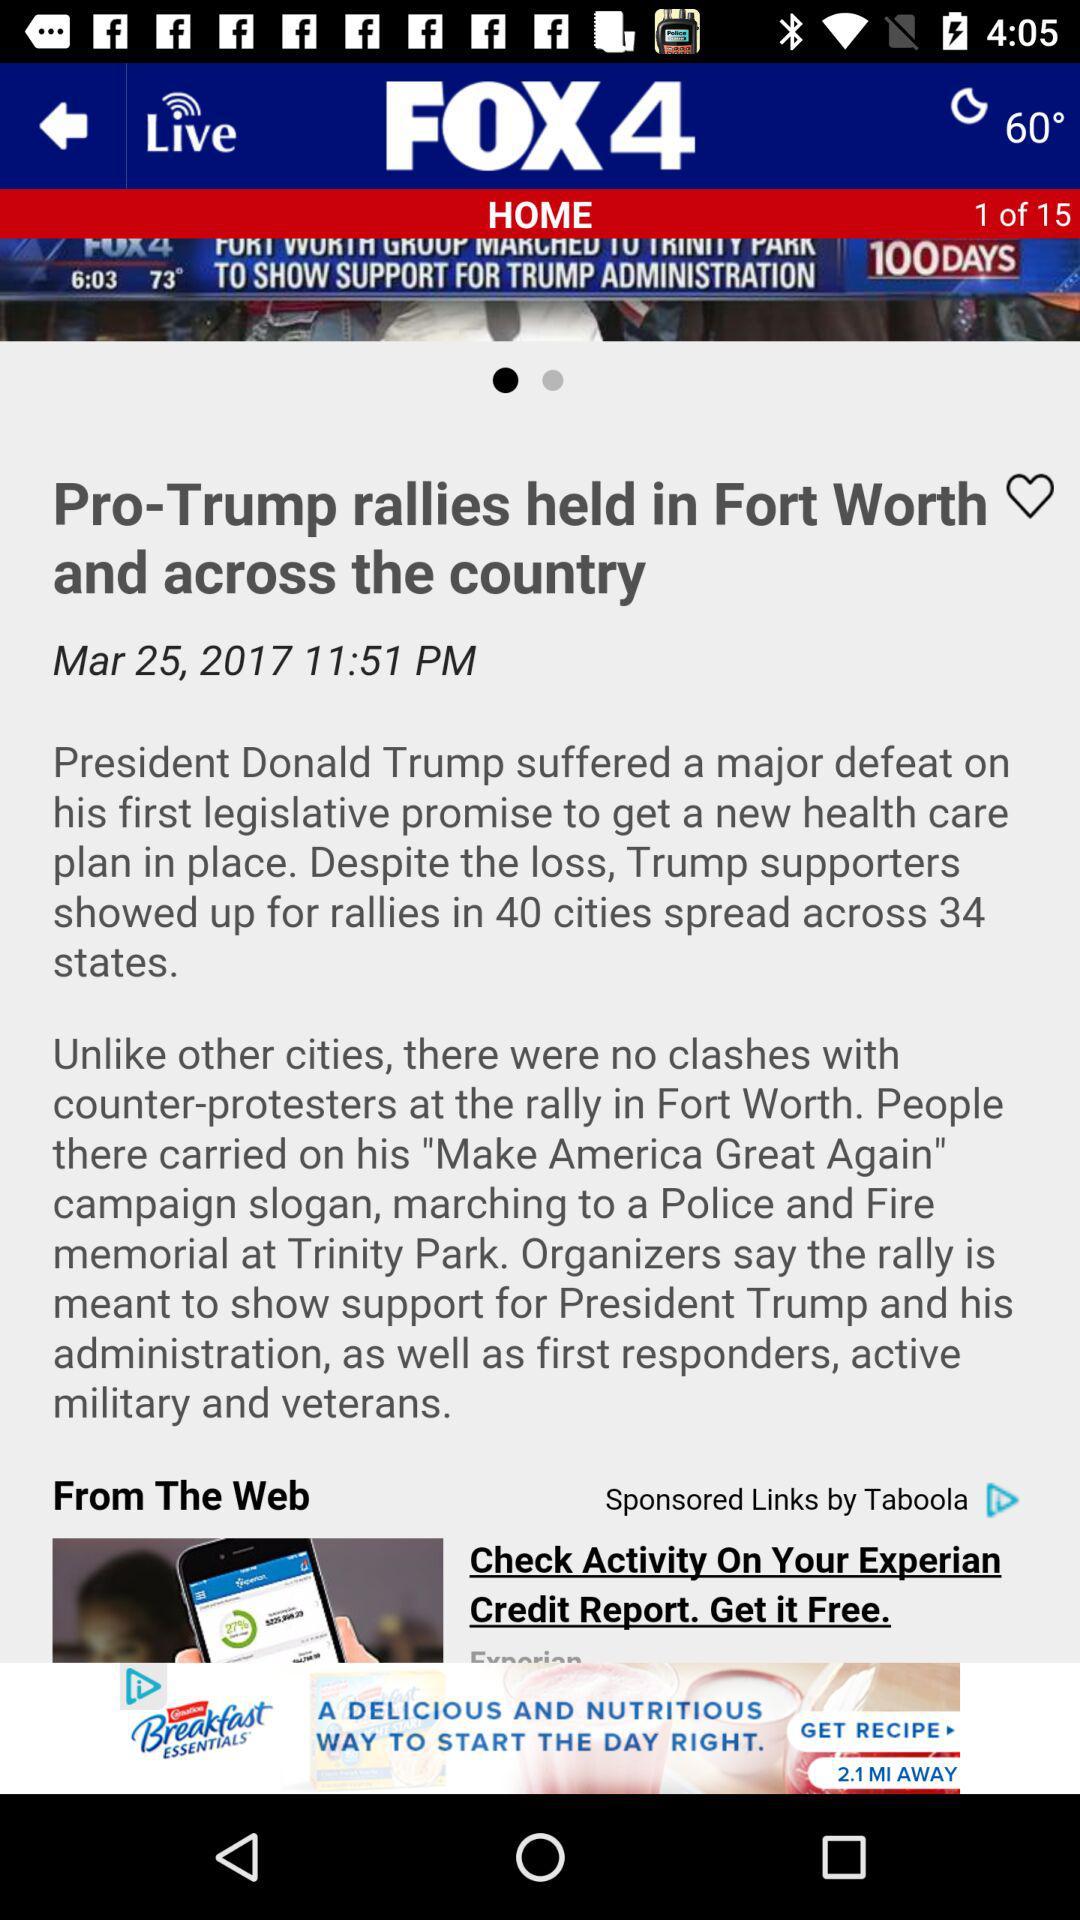 The height and width of the screenshot is (1920, 1080). What do you see at coordinates (540, 1727) in the screenshot?
I see `advertiser website` at bounding box center [540, 1727].